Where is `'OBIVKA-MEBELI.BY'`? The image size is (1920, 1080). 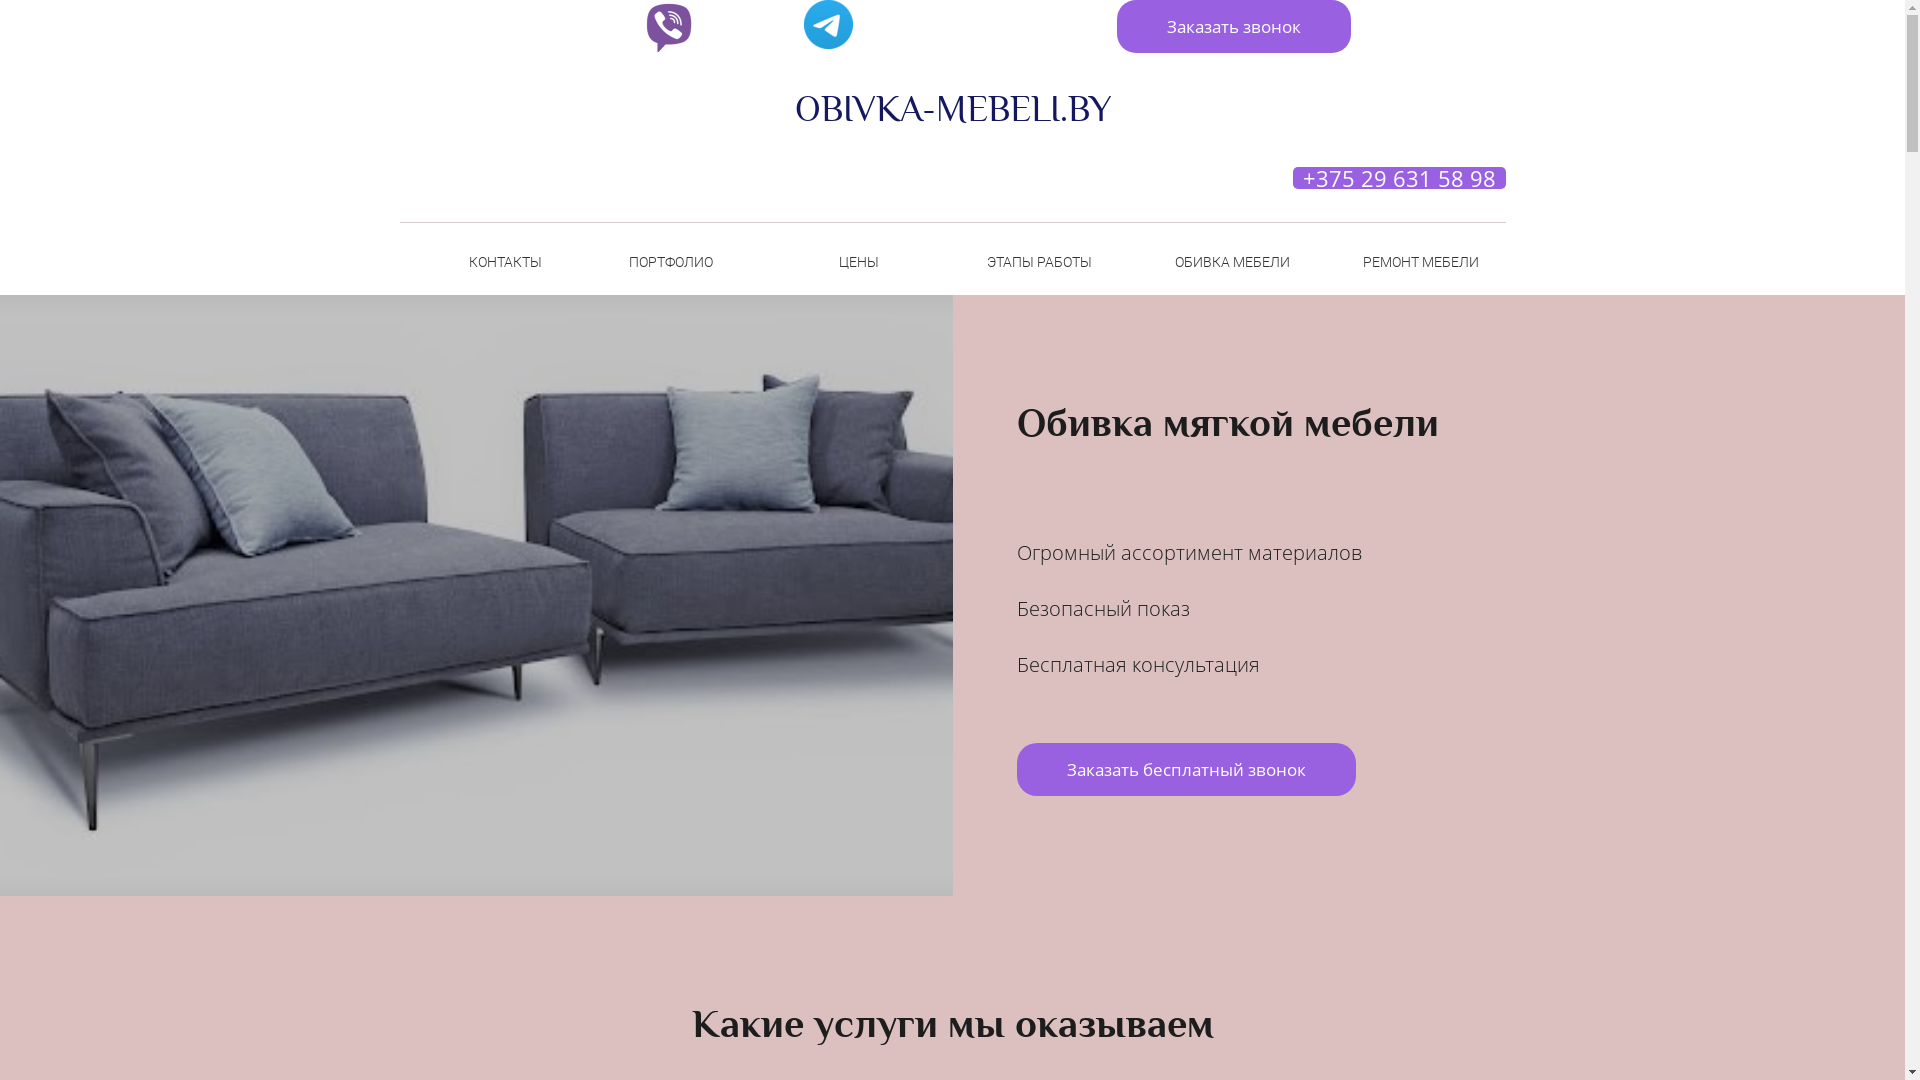
'OBIVKA-MEBELI.BY' is located at coordinates (951, 109).